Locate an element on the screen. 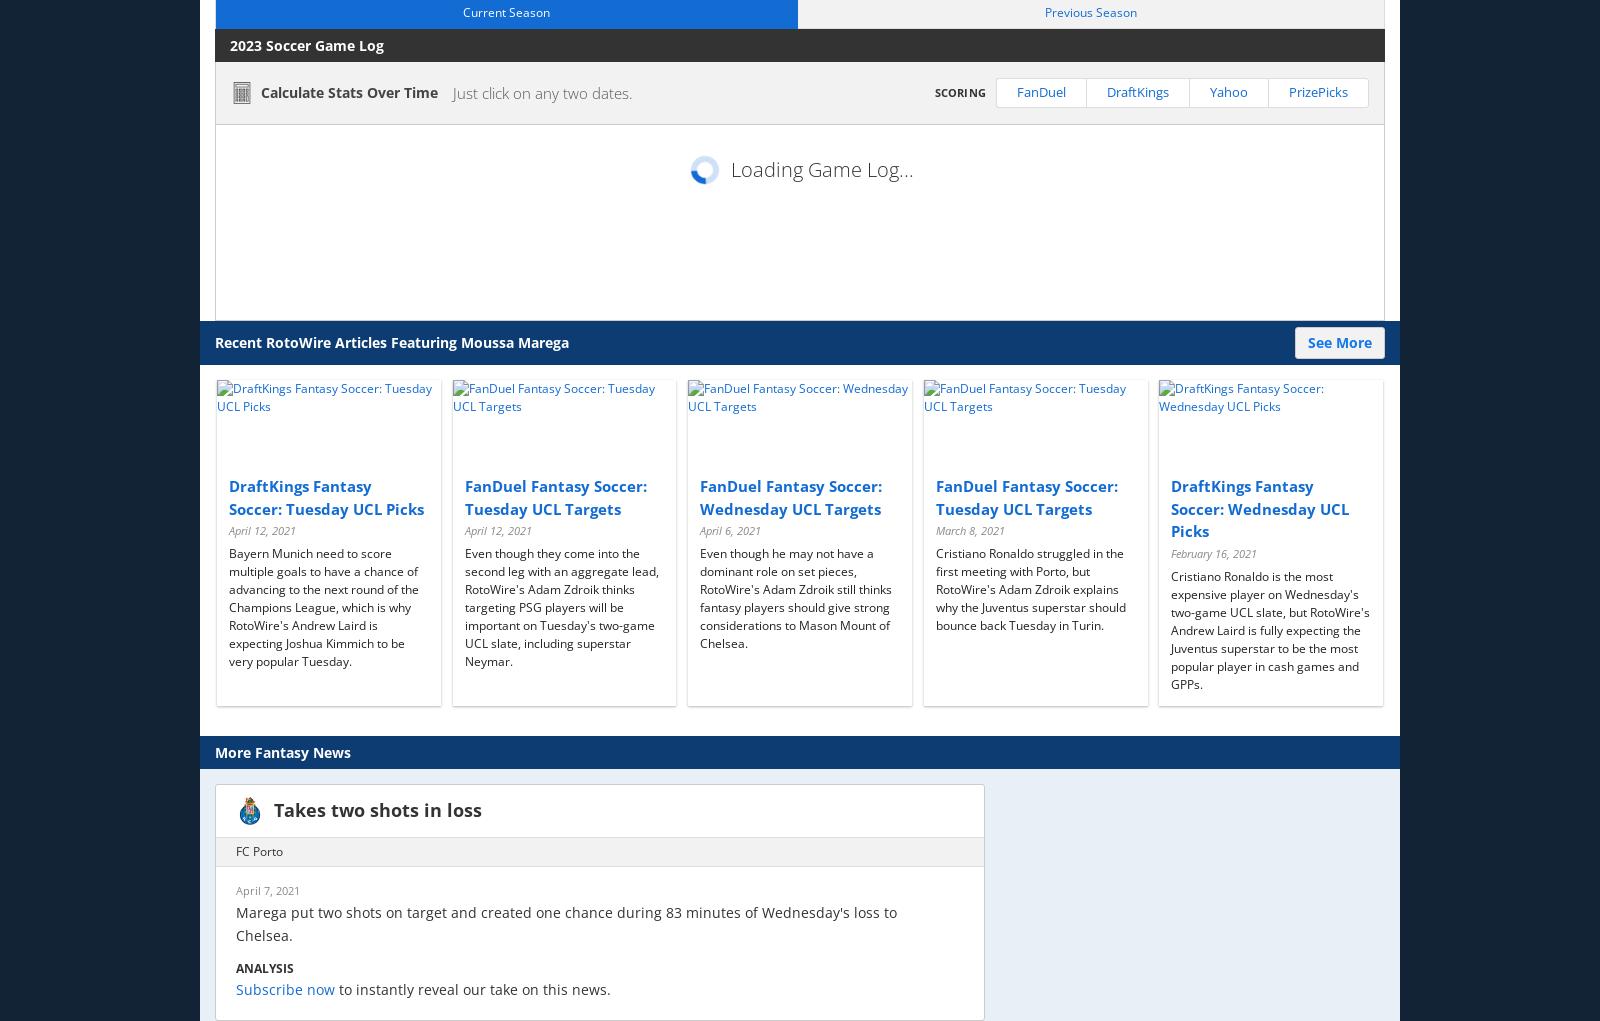 The height and width of the screenshot is (1021, 1600). 'April 7, 2021' is located at coordinates (268, 888).